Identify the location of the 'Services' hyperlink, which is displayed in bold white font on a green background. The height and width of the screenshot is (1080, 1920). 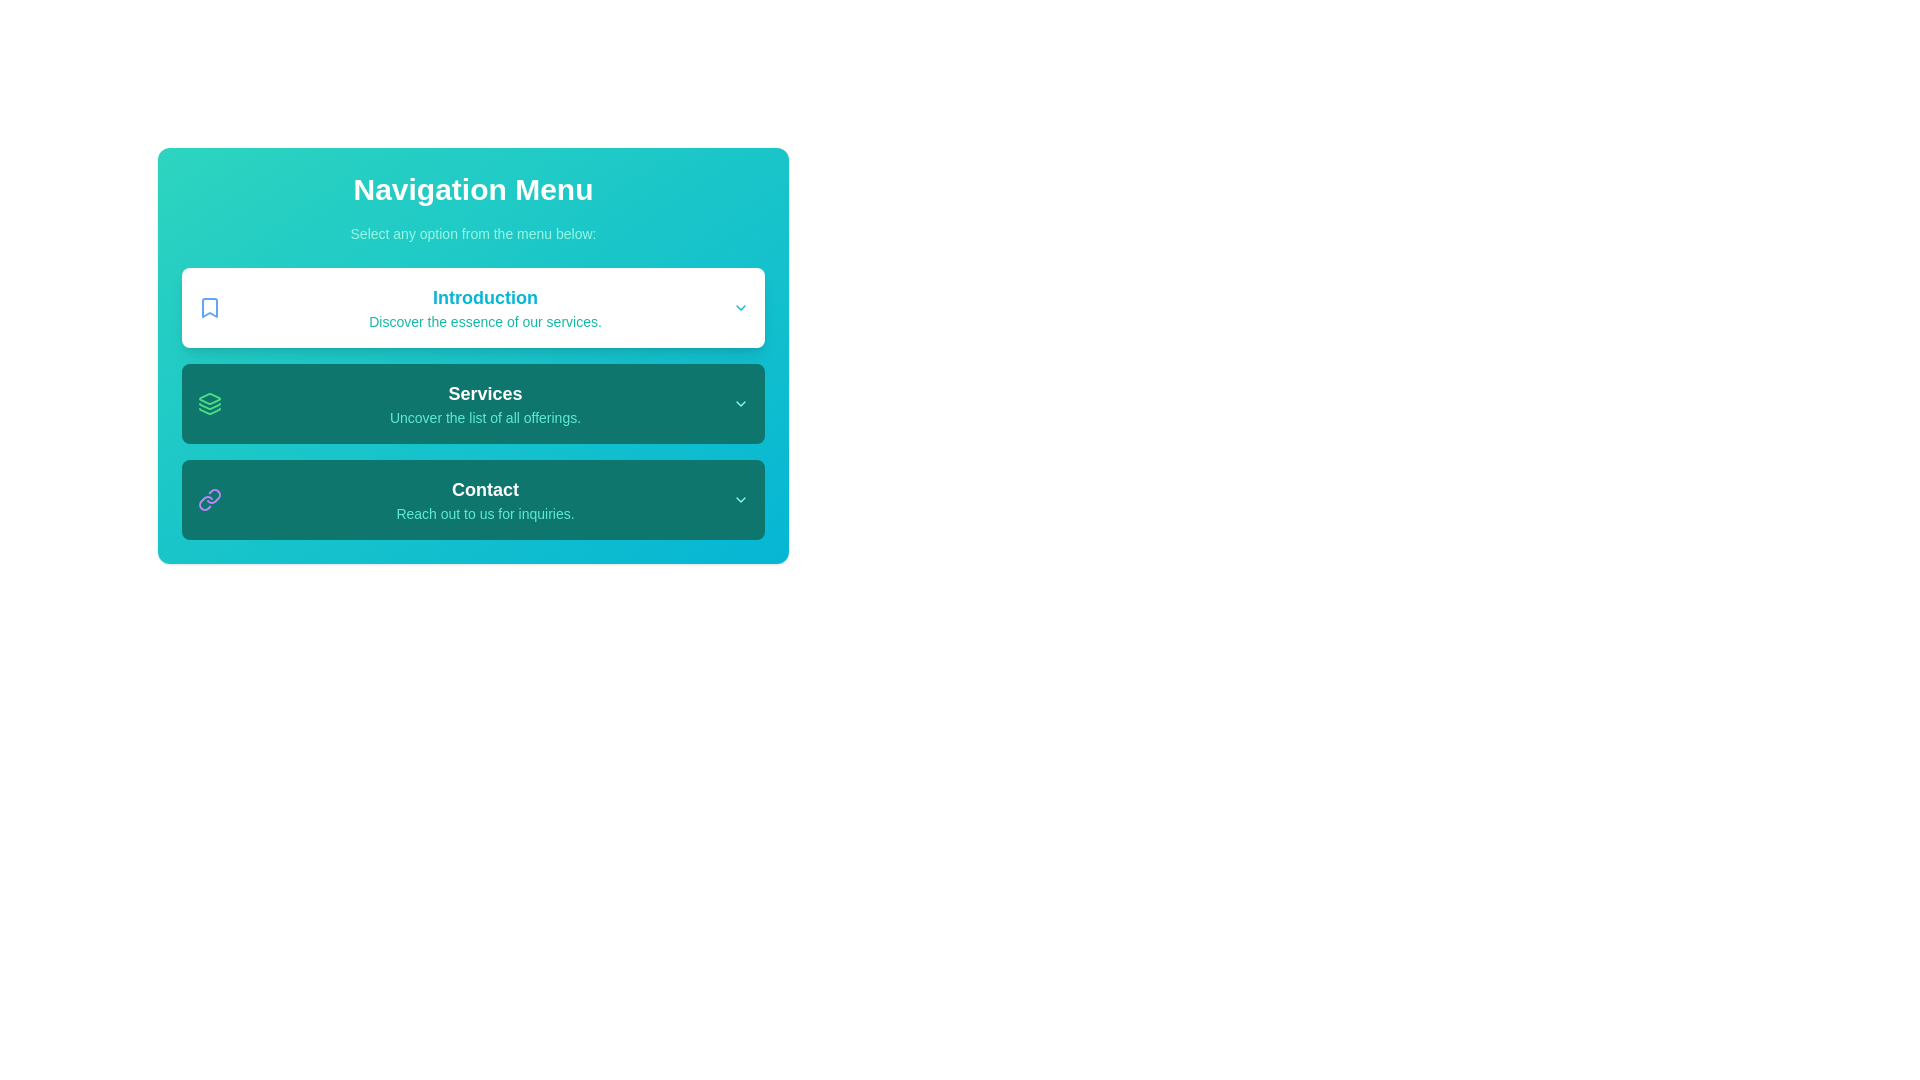
(485, 393).